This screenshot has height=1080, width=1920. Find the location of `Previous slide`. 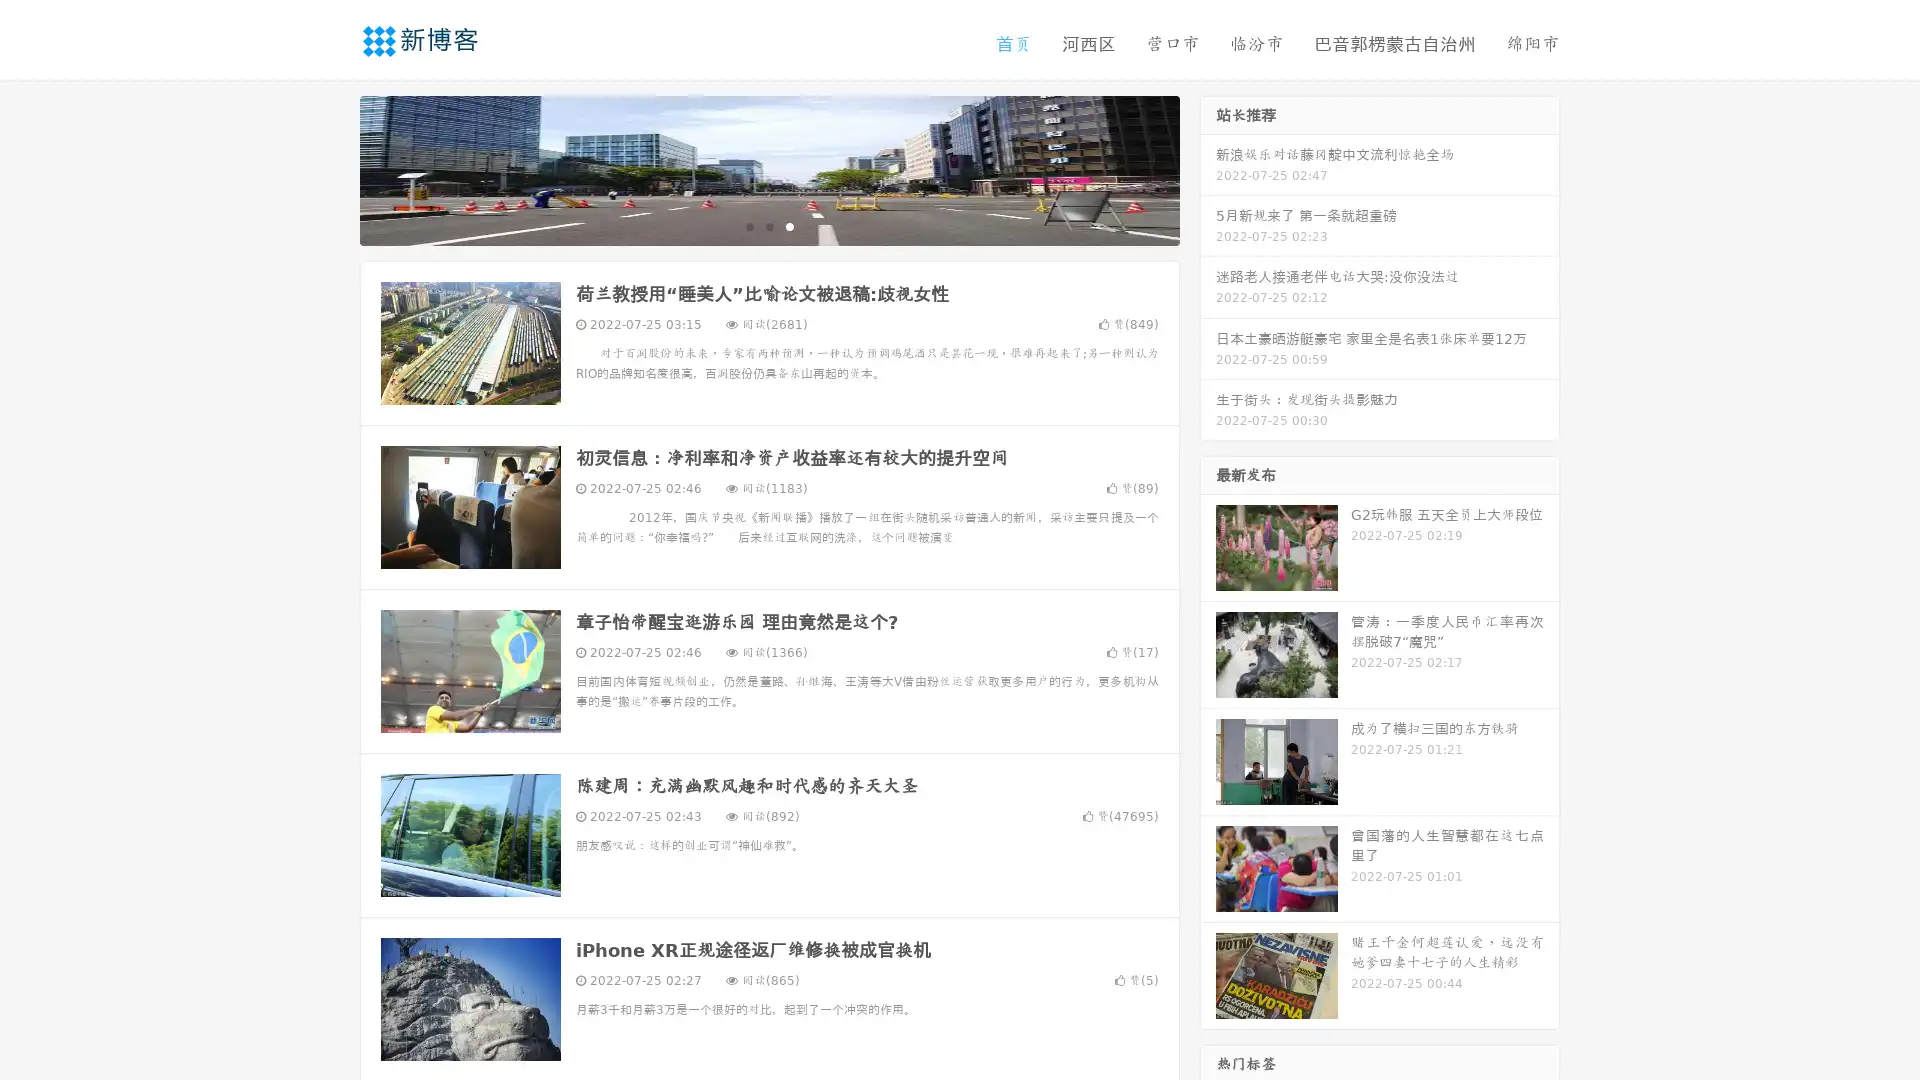

Previous slide is located at coordinates (330, 168).